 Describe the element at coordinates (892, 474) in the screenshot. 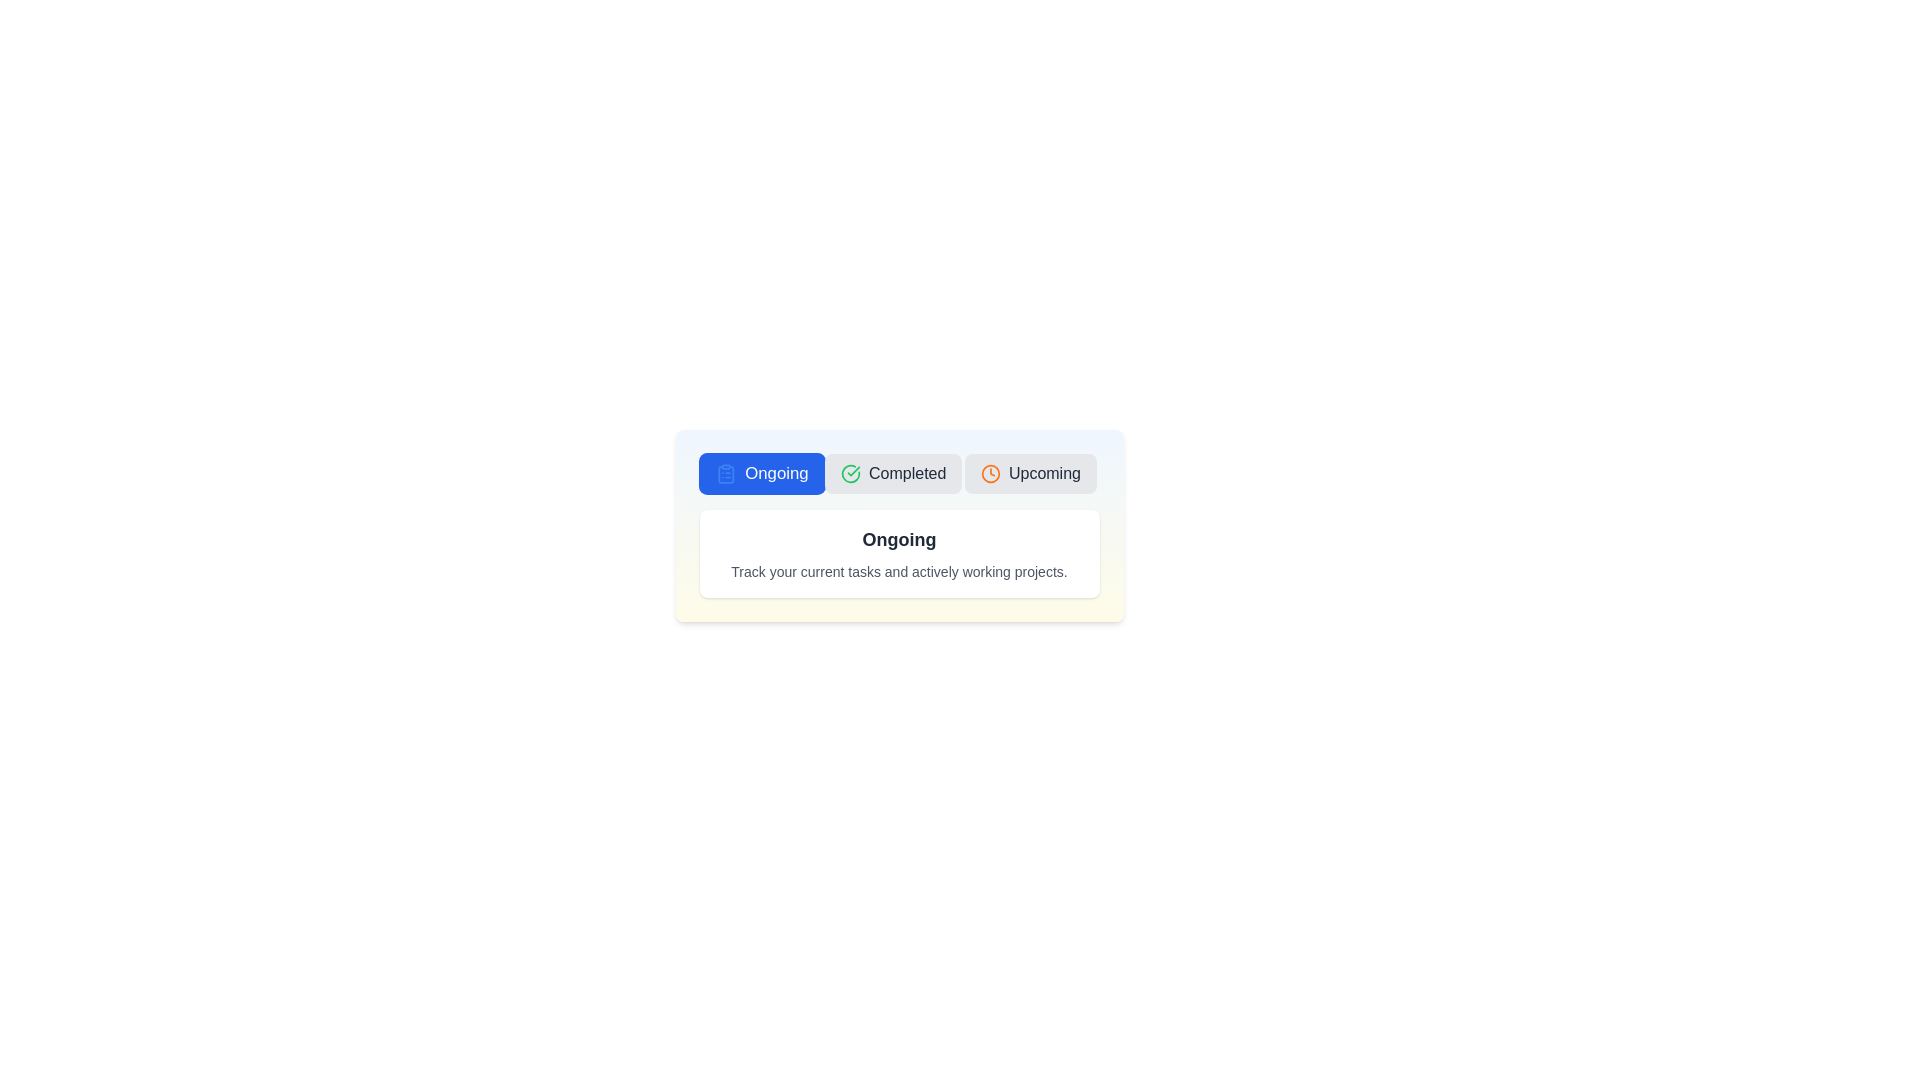

I see `the 'Completed' tab to view completed tasks` at that location.